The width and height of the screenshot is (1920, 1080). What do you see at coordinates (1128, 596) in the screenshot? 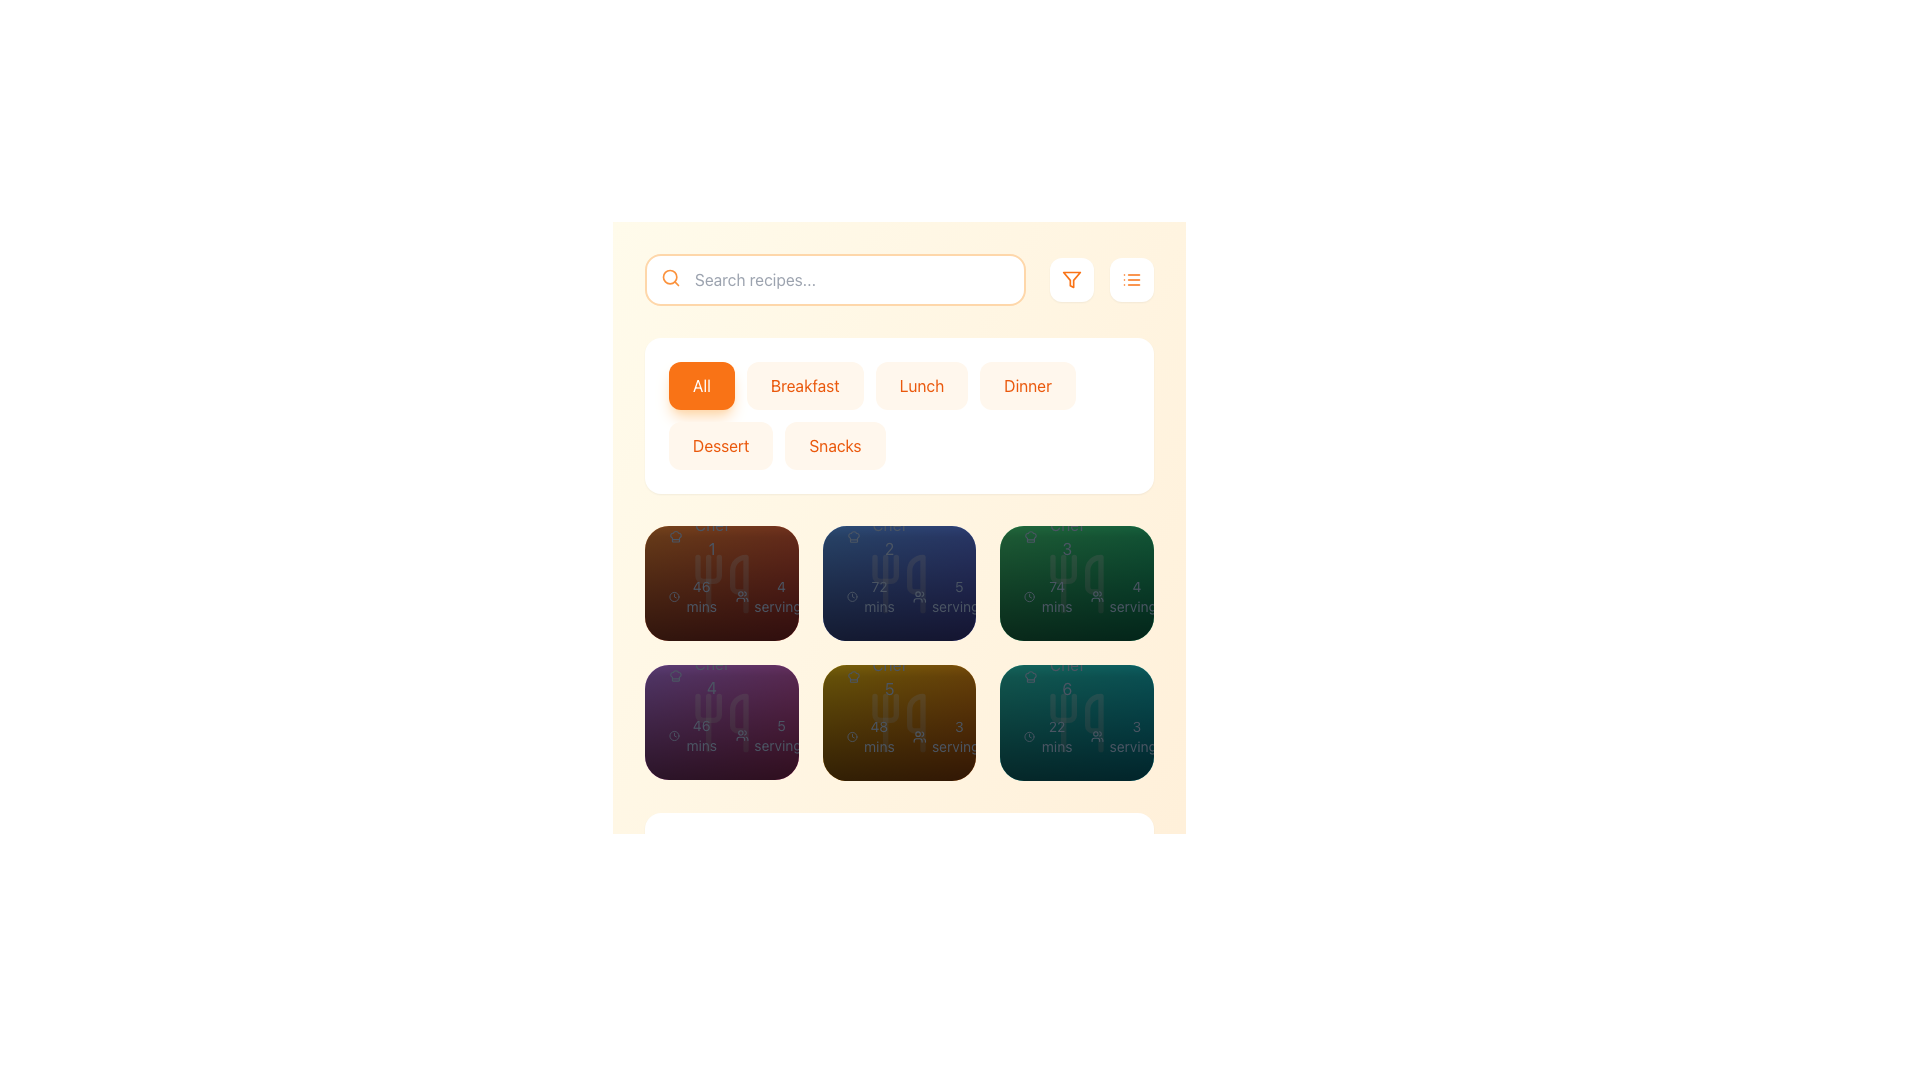
I see `the informational text element that provides the number of servings for the recipe, located in the fourth column of the top row, second in the grid cell after '74 mins'` at bounding box center [1128, 596].